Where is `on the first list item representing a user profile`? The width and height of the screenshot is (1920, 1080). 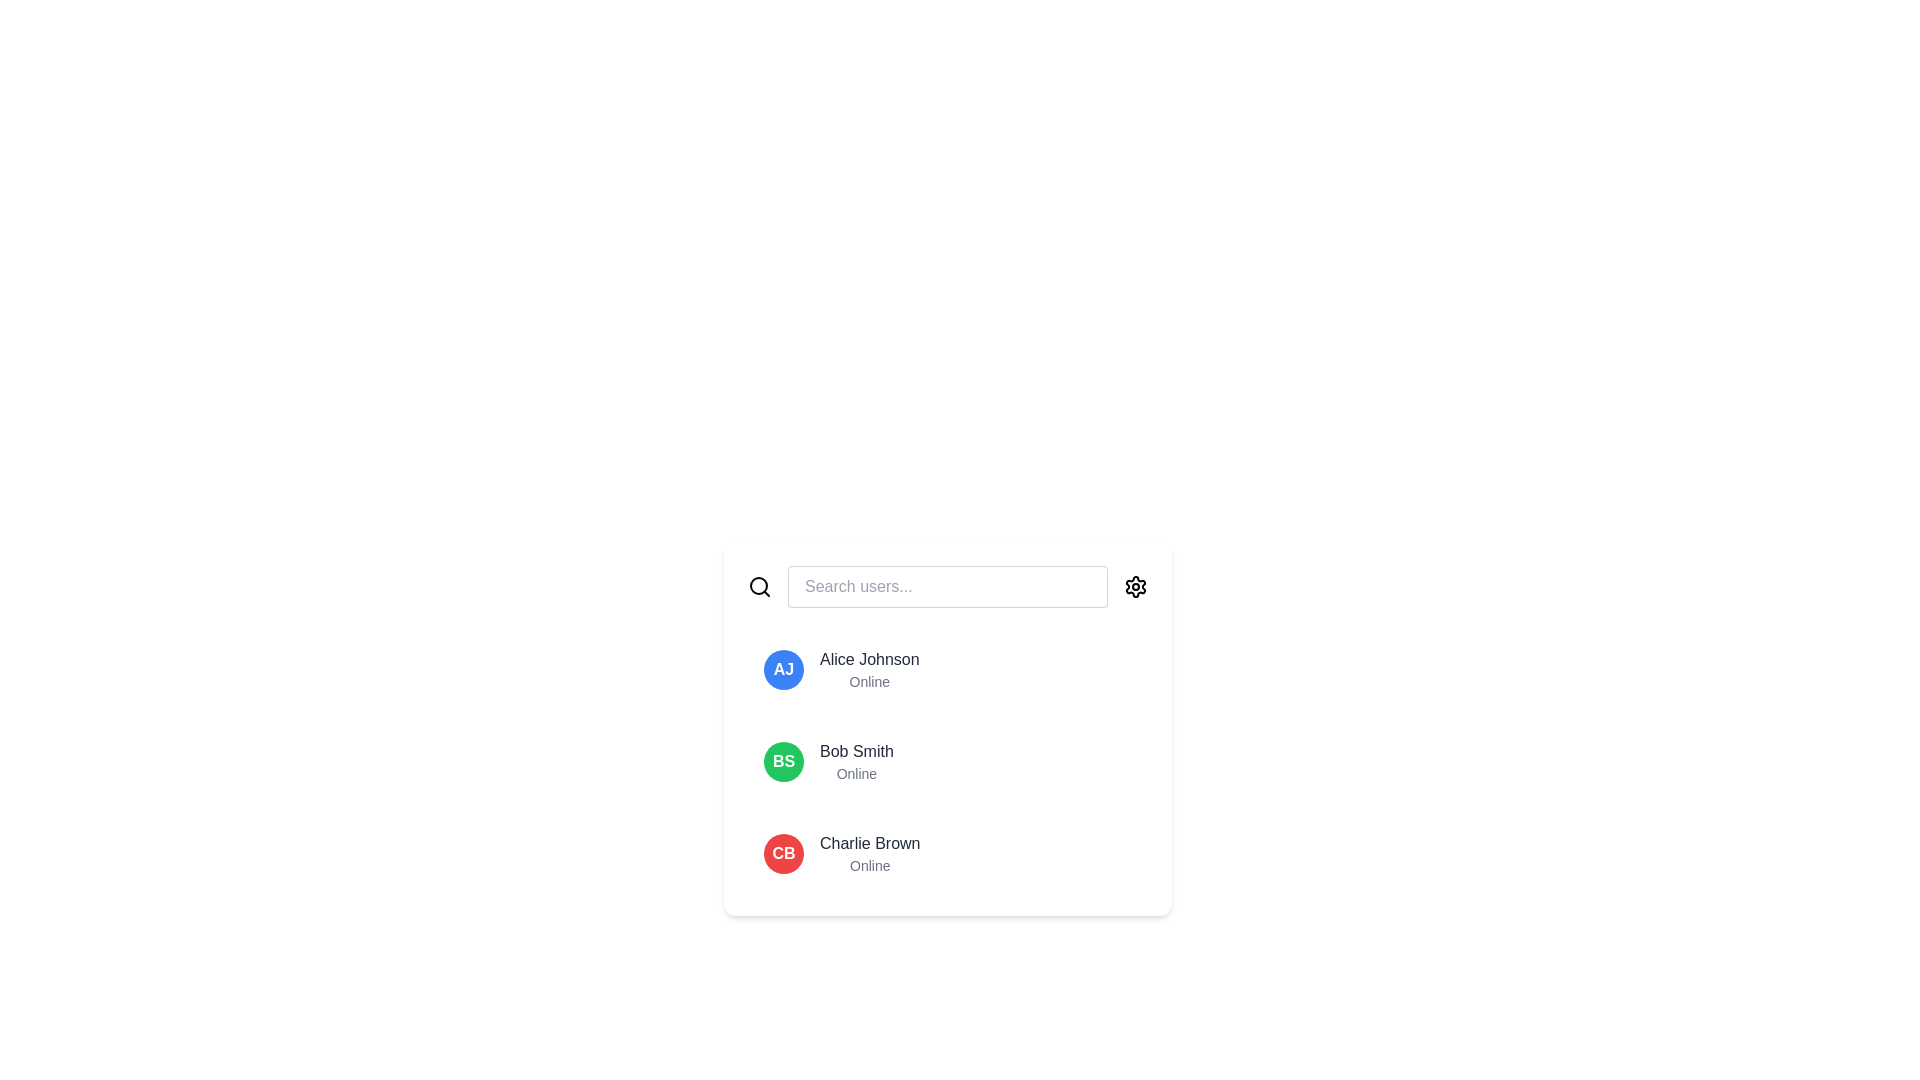 on the first list item representing a user profile is located at coordinates (947, 670).